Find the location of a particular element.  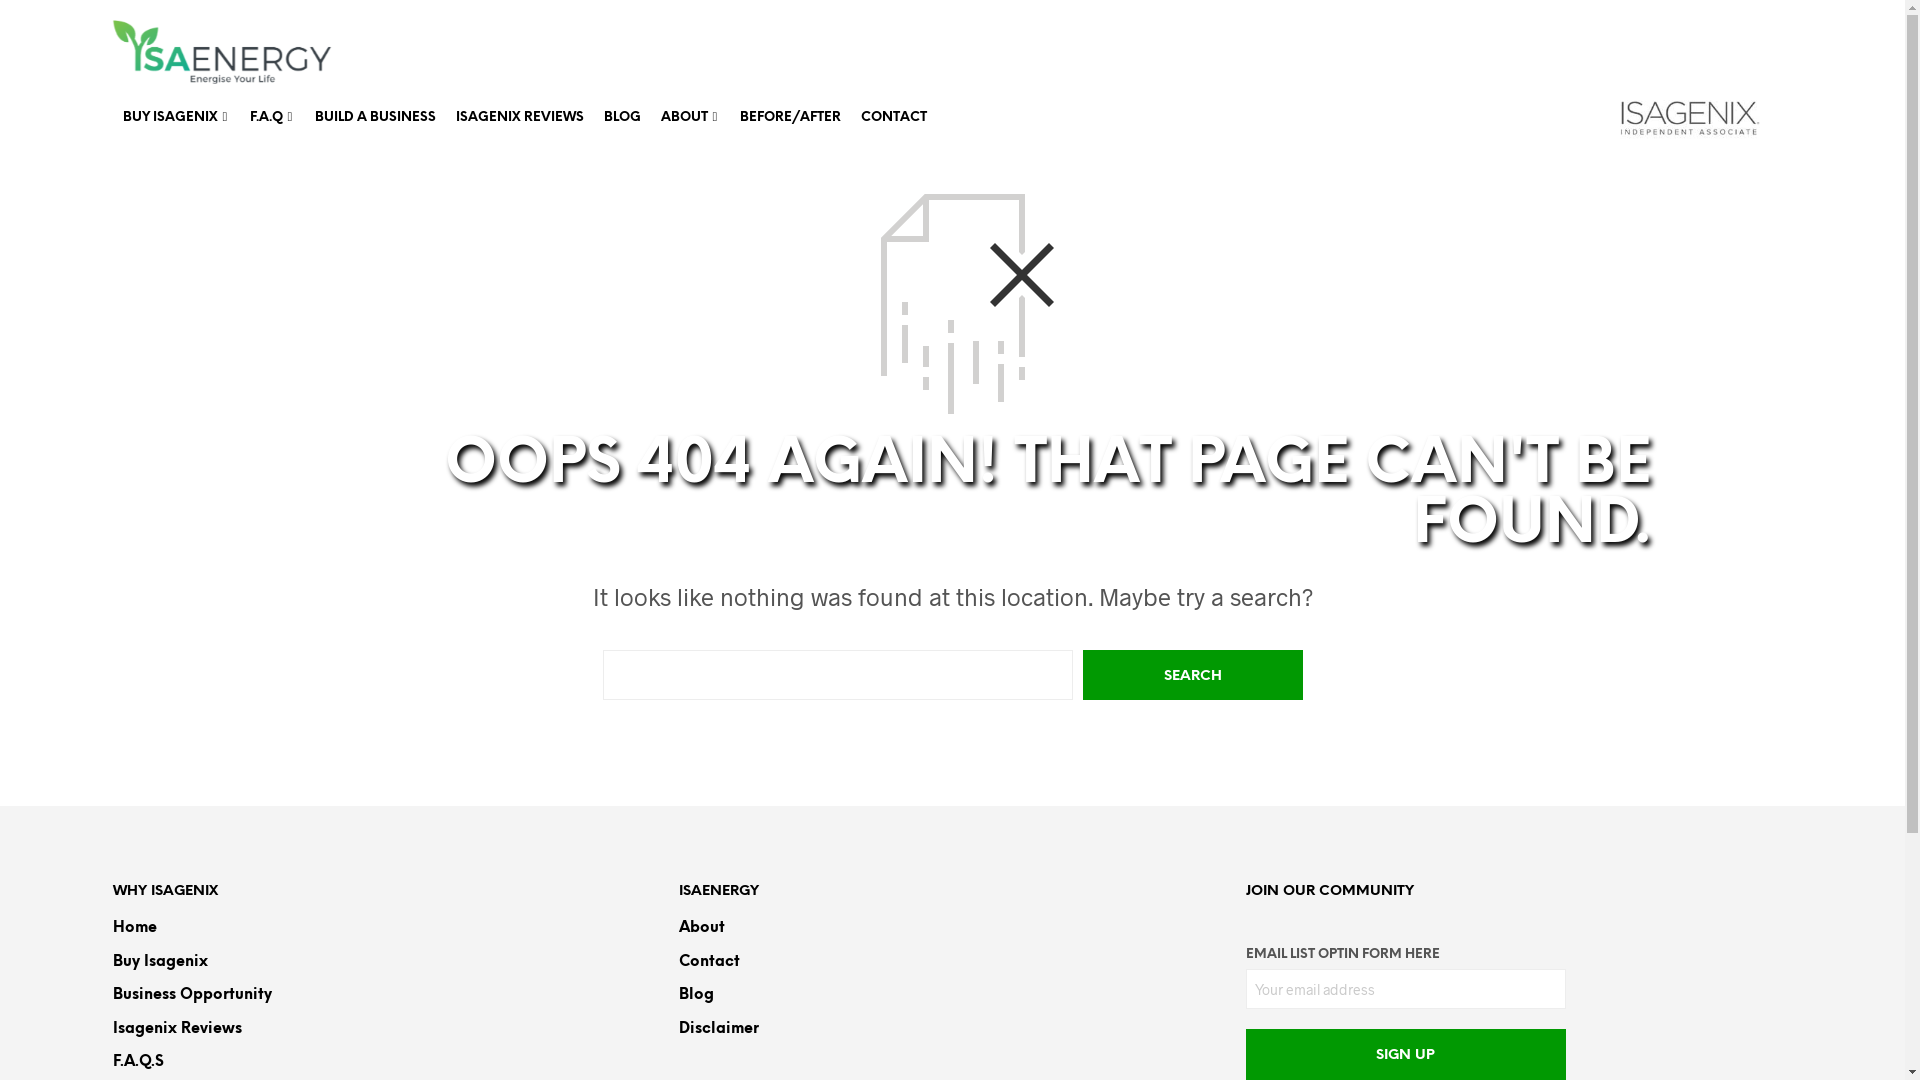

'F.A.Q' is located at coordinates (240, 117).